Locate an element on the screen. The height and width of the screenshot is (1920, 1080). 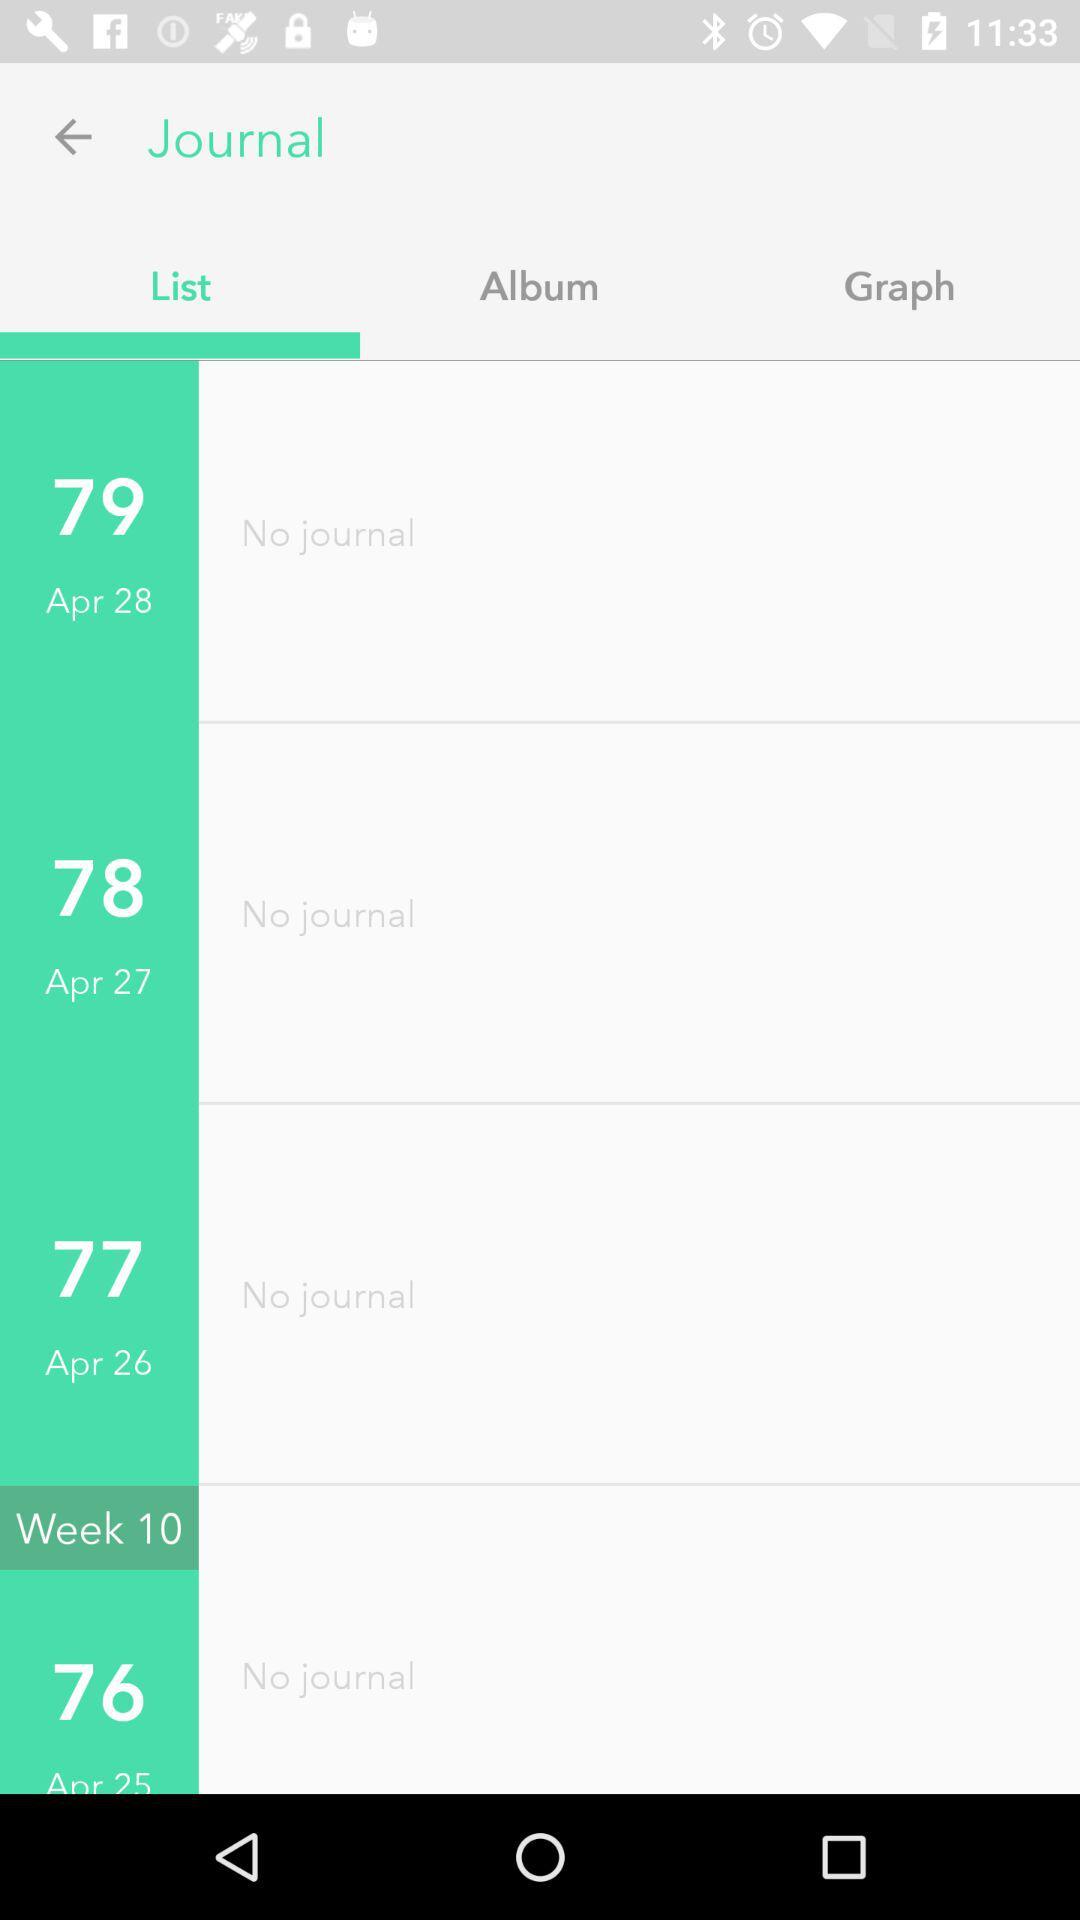
the album is located at coordinates (540, 284).